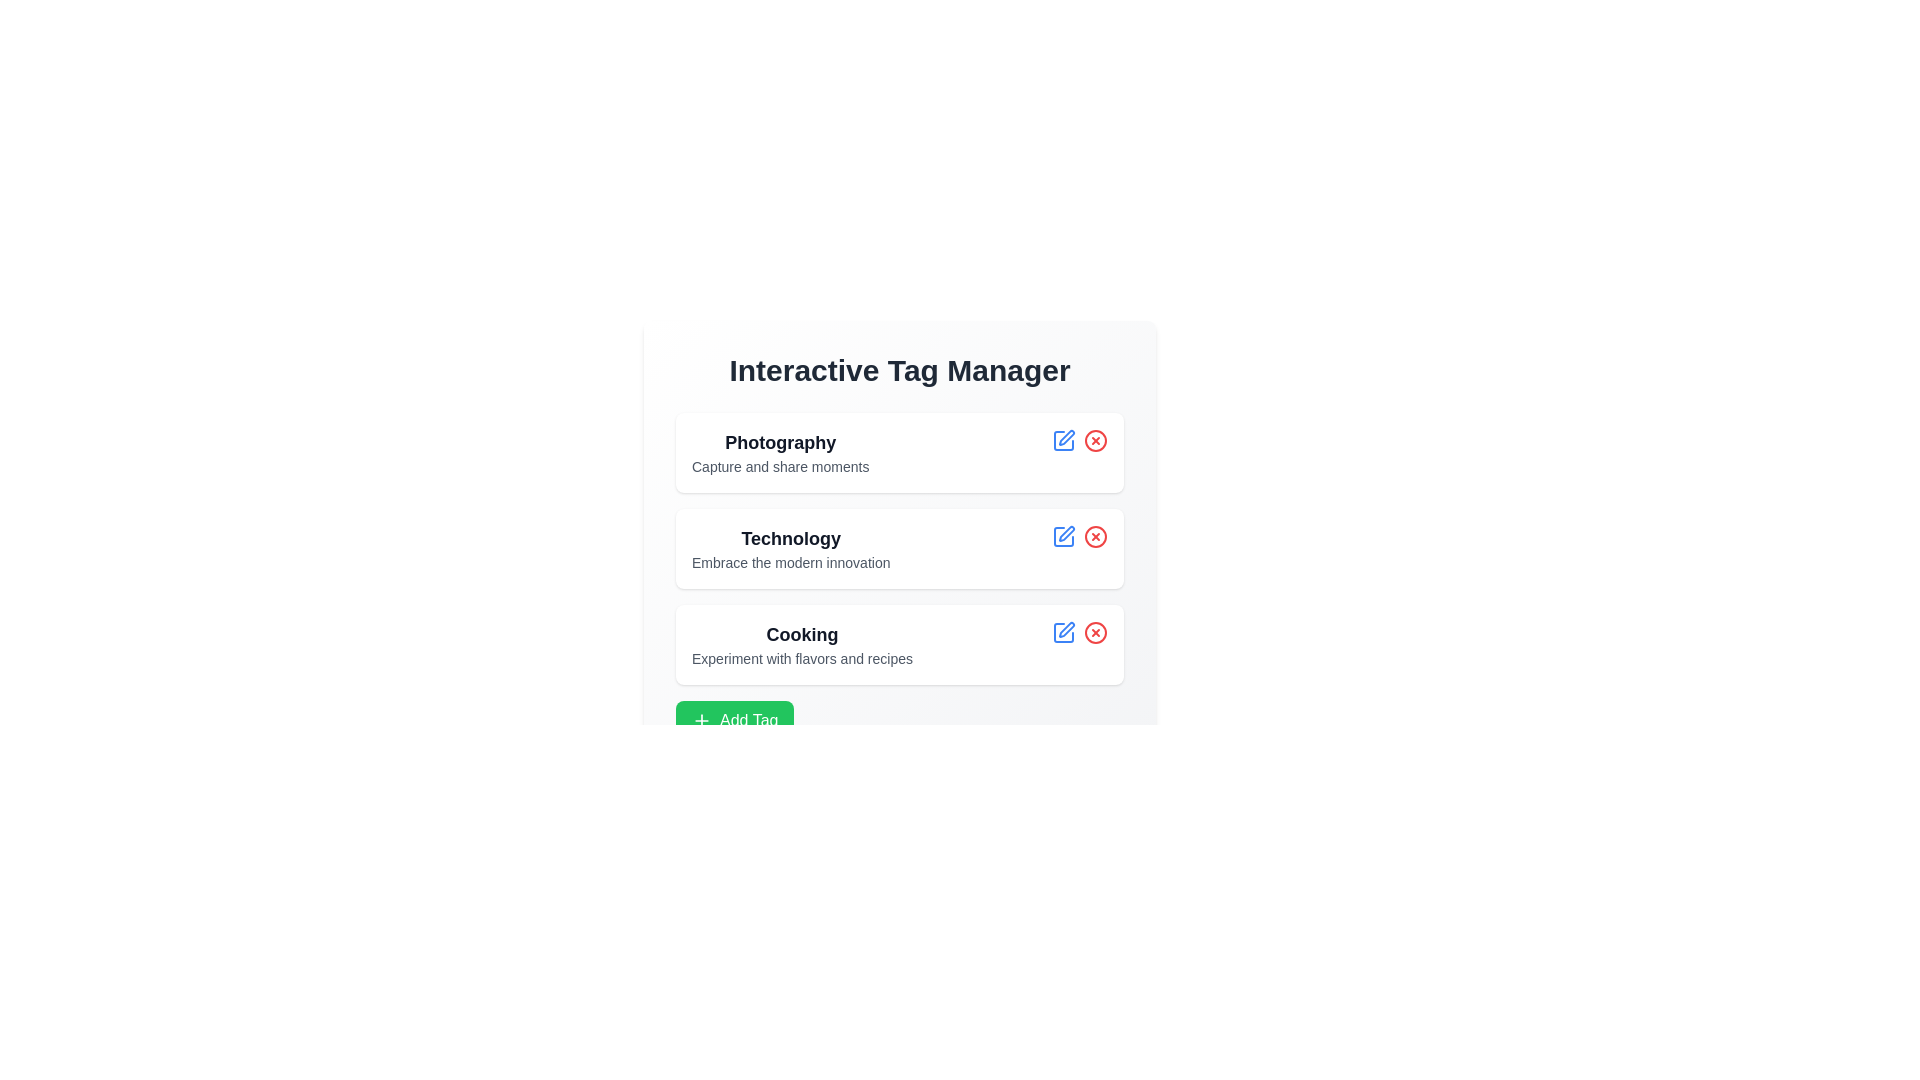  Describe the element at coordinates (1094, 535) in the screenshot. I see `the circle icon representing the close or remove button for the 'Technology' list item` at that location.